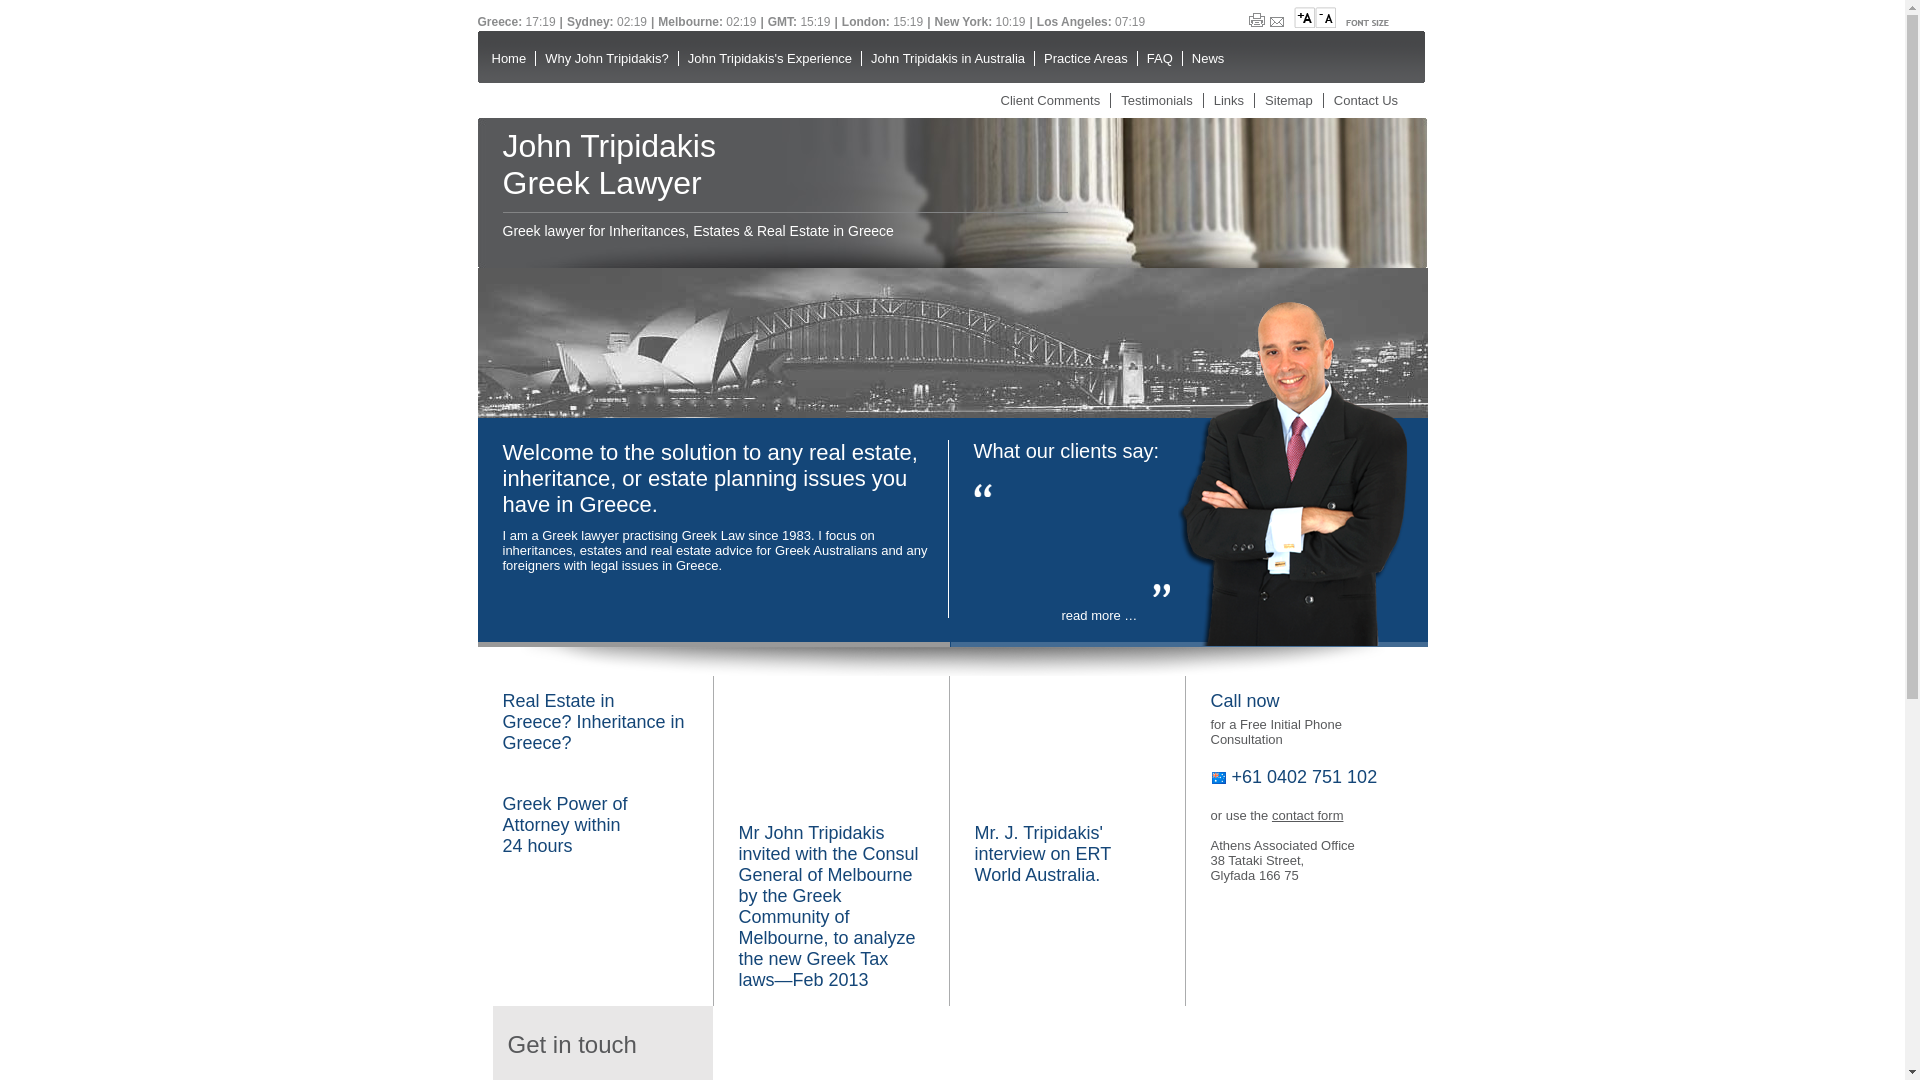  What do you see at coordinates (1084, 57) in the screenshot?
I see `'Practice Areas'` at bounding box center [1084, 57].